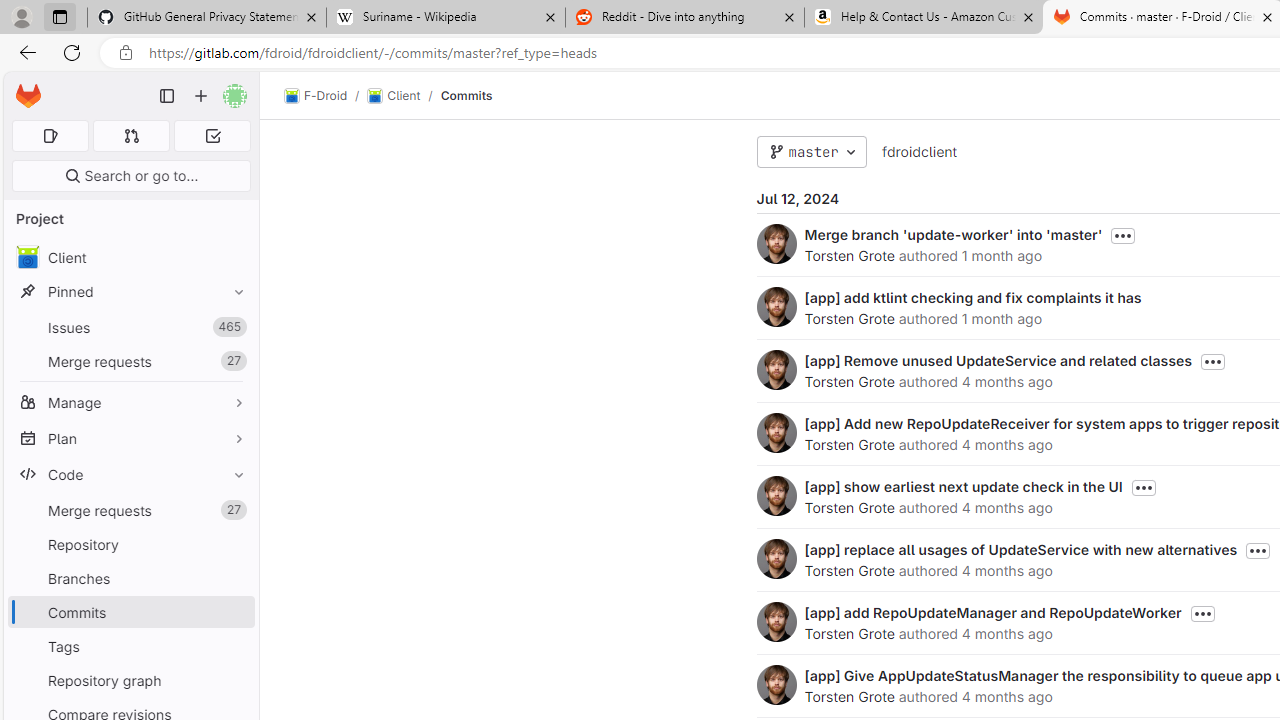  I want to click on '[app] add ktlint checking and fix complaints it has', so click(972, 297).